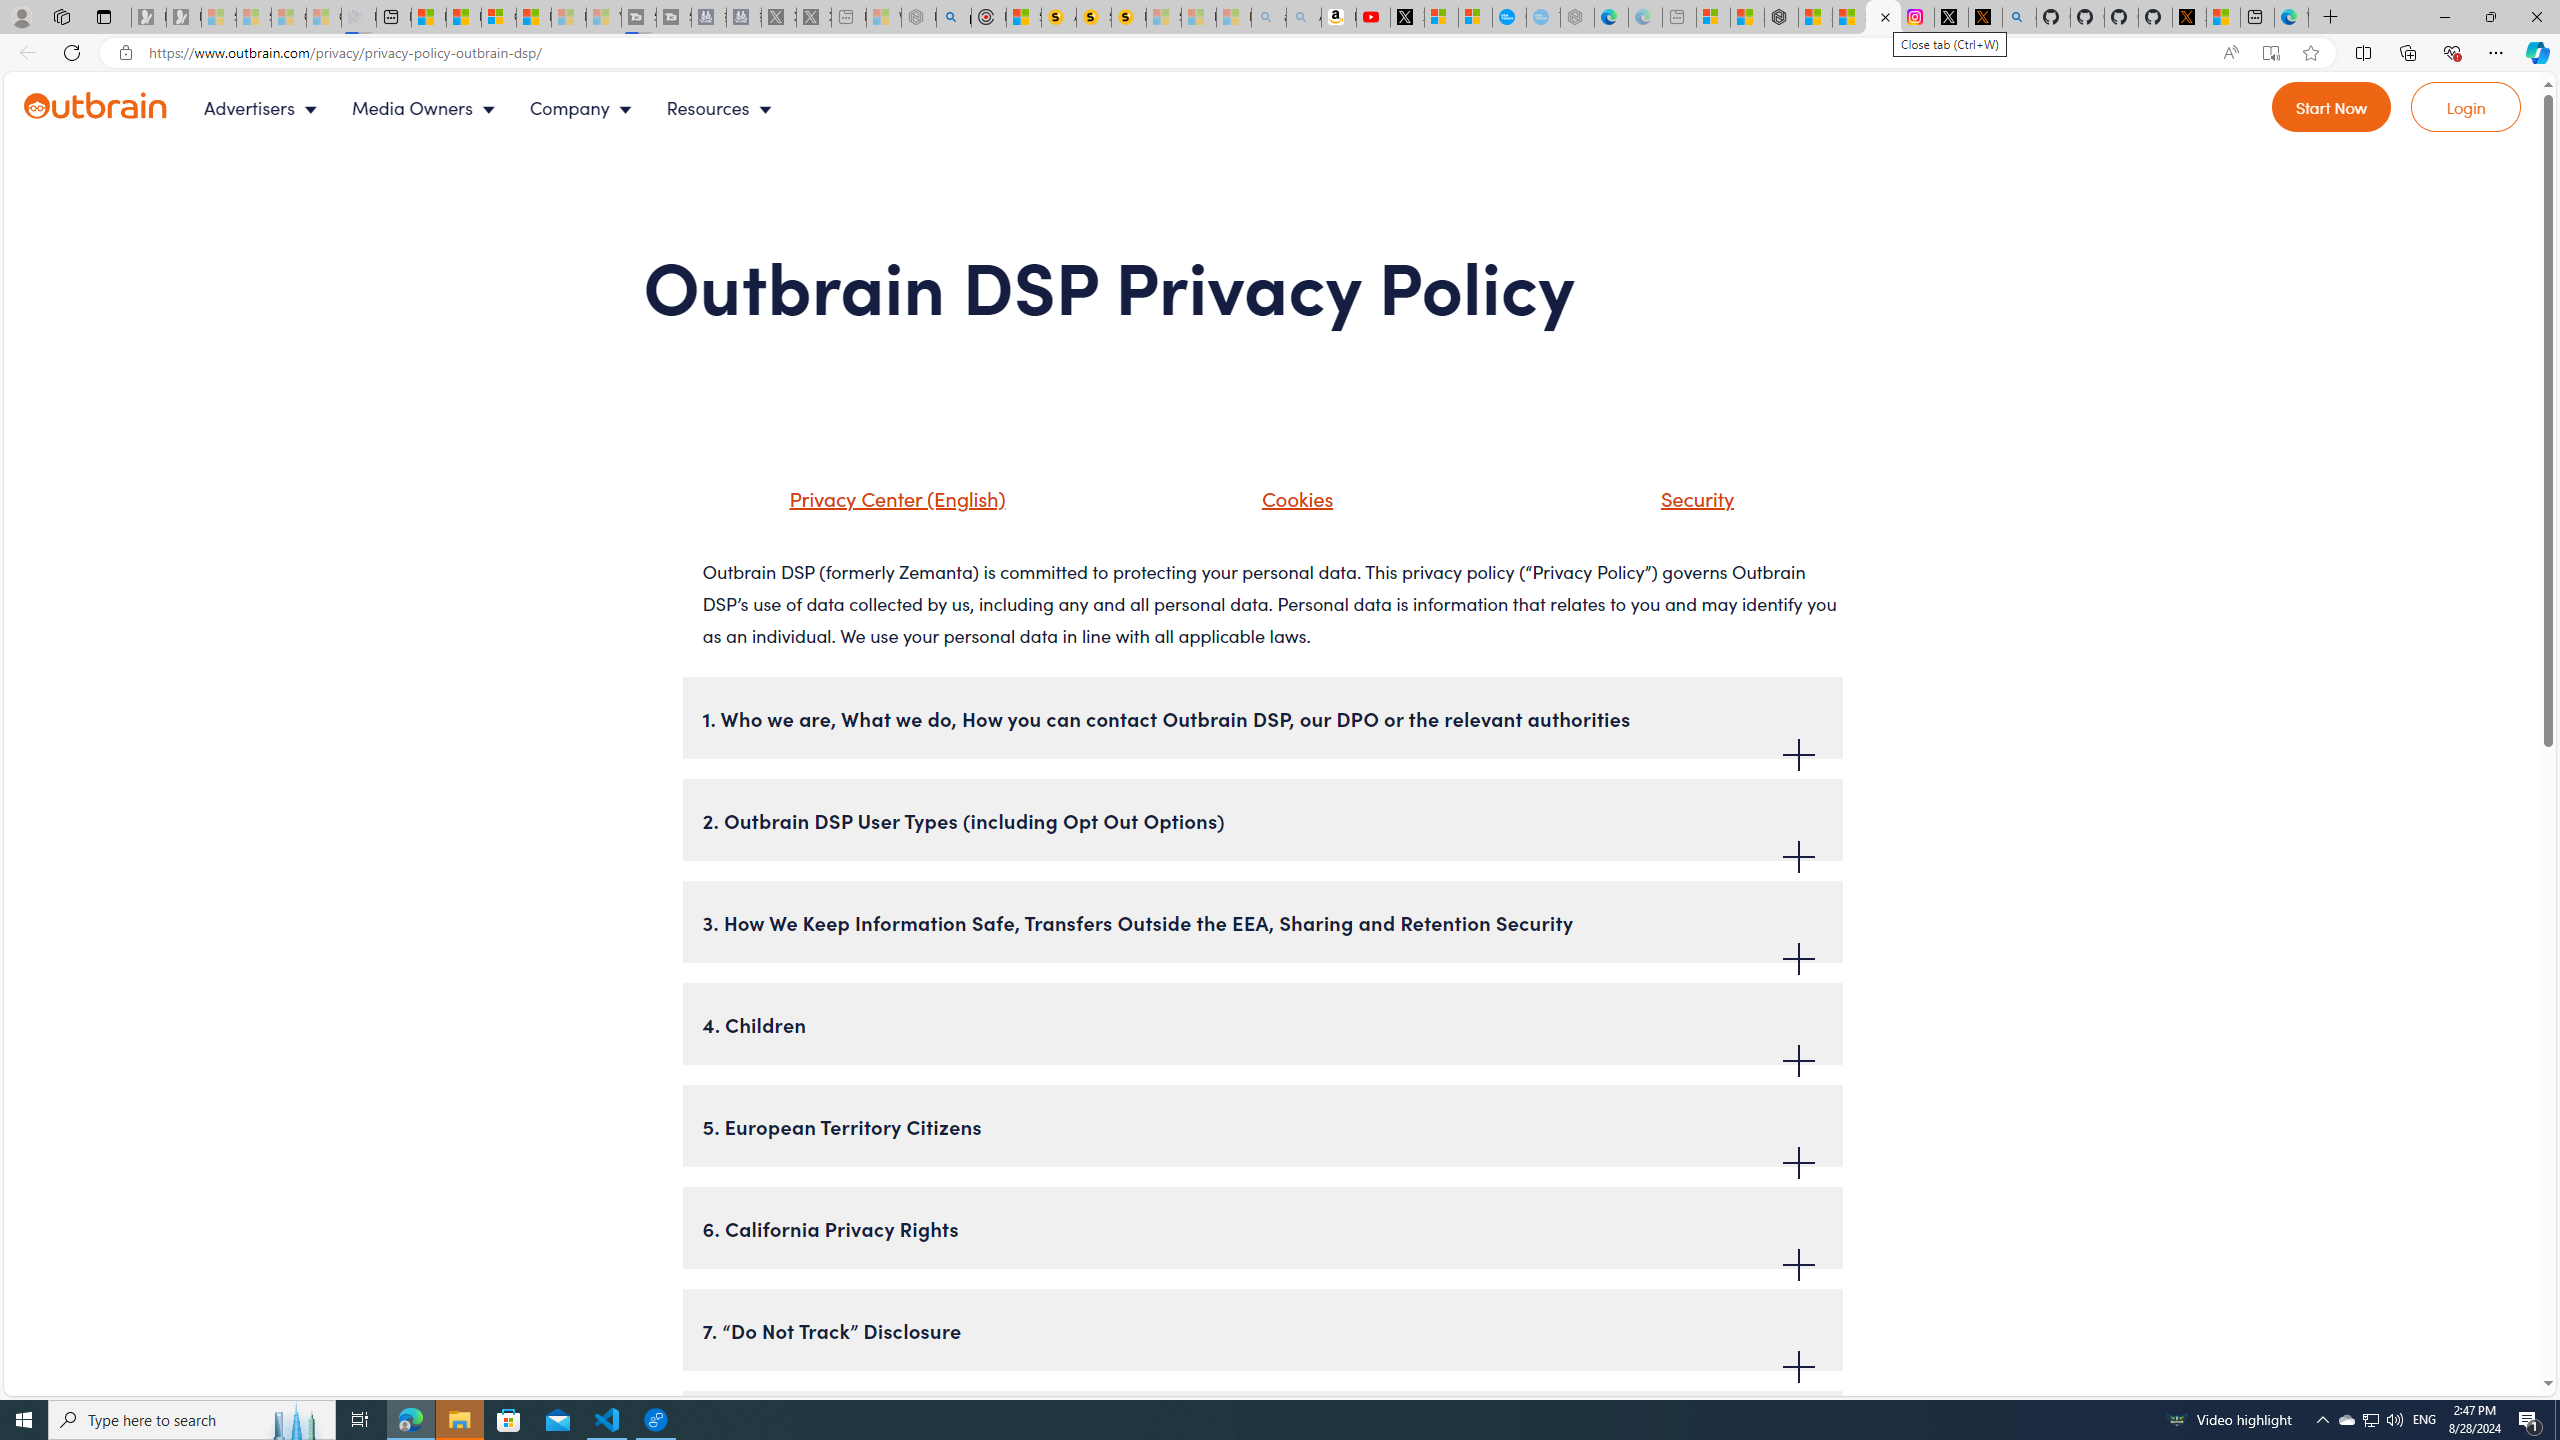 This screenshot has height=1440, width=2560. Describe the element at coordinates (722, 107) in the screenshot. I see `'Resources'` at that location.